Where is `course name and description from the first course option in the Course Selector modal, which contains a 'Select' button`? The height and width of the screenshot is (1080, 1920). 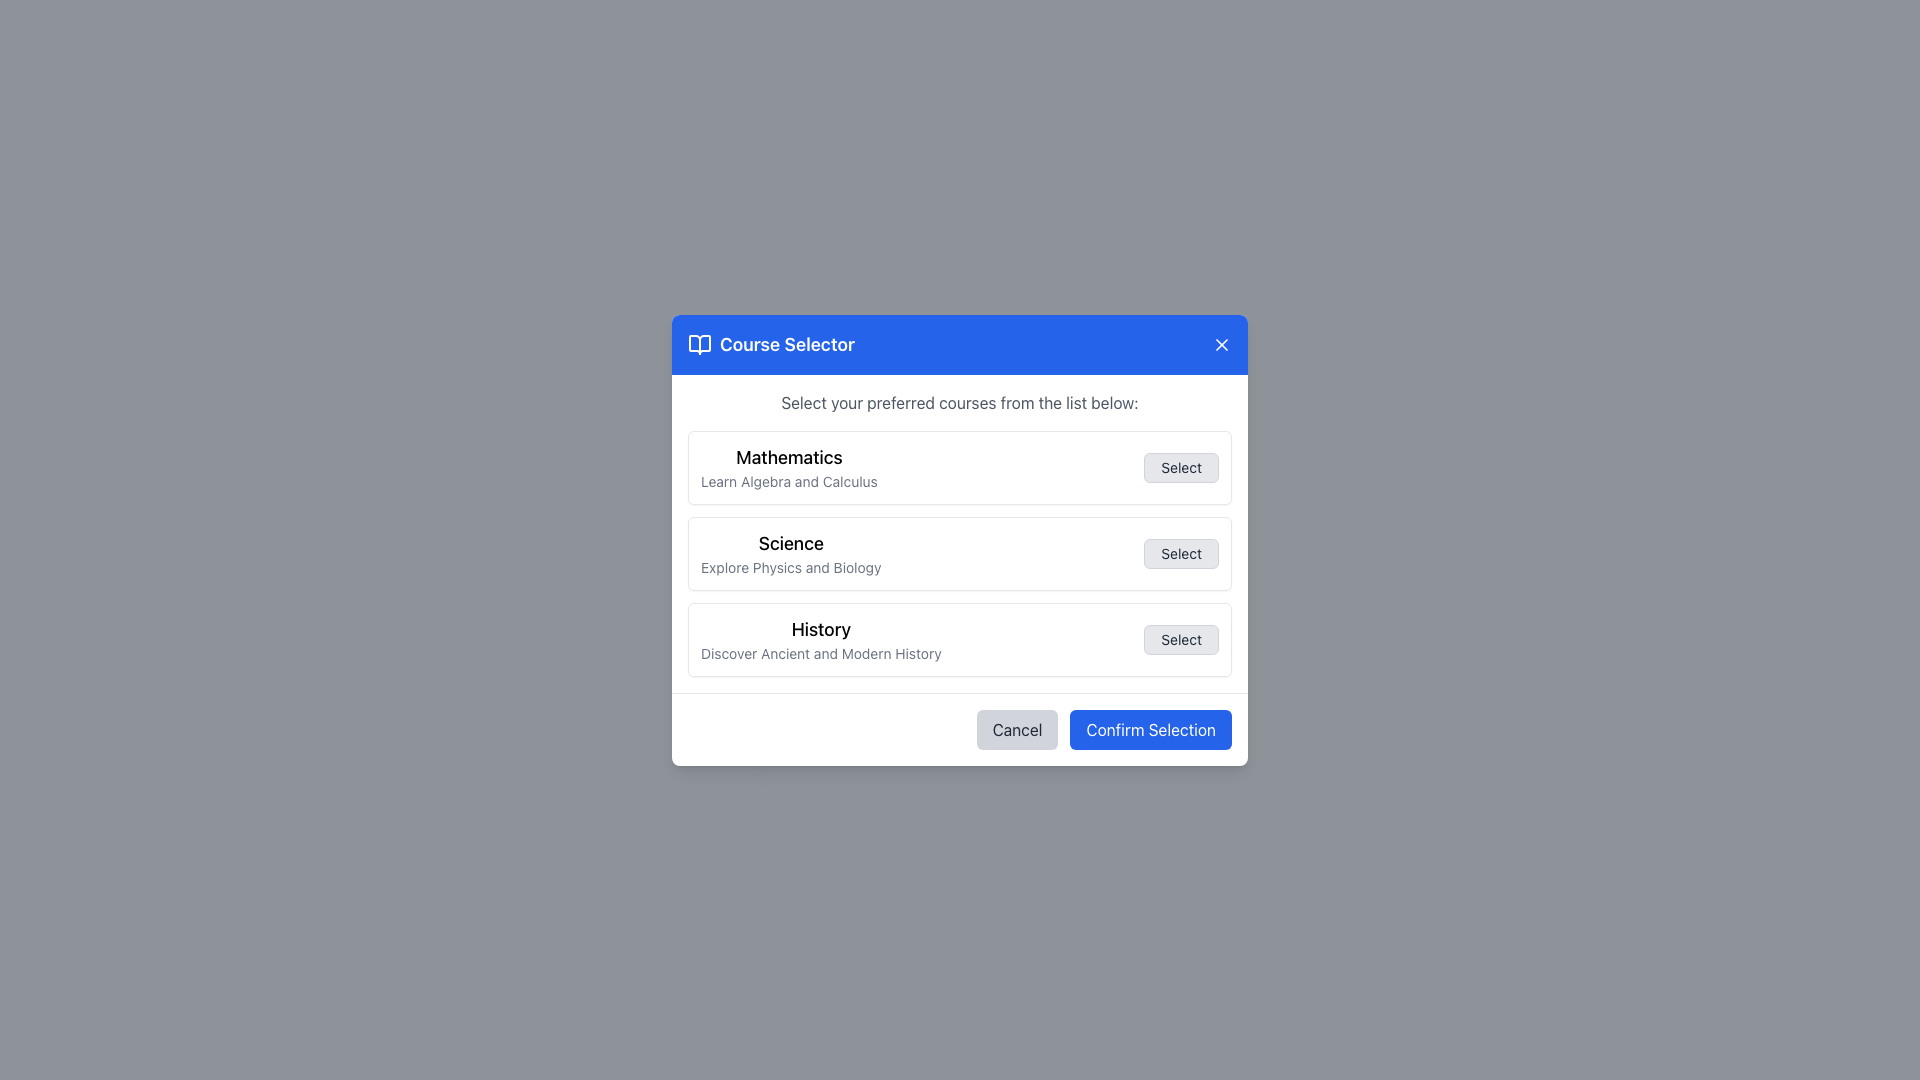
course name and description from the first course option in the Course Selector modal, which contains a 'Select' button is located at coordinates (960, 467).